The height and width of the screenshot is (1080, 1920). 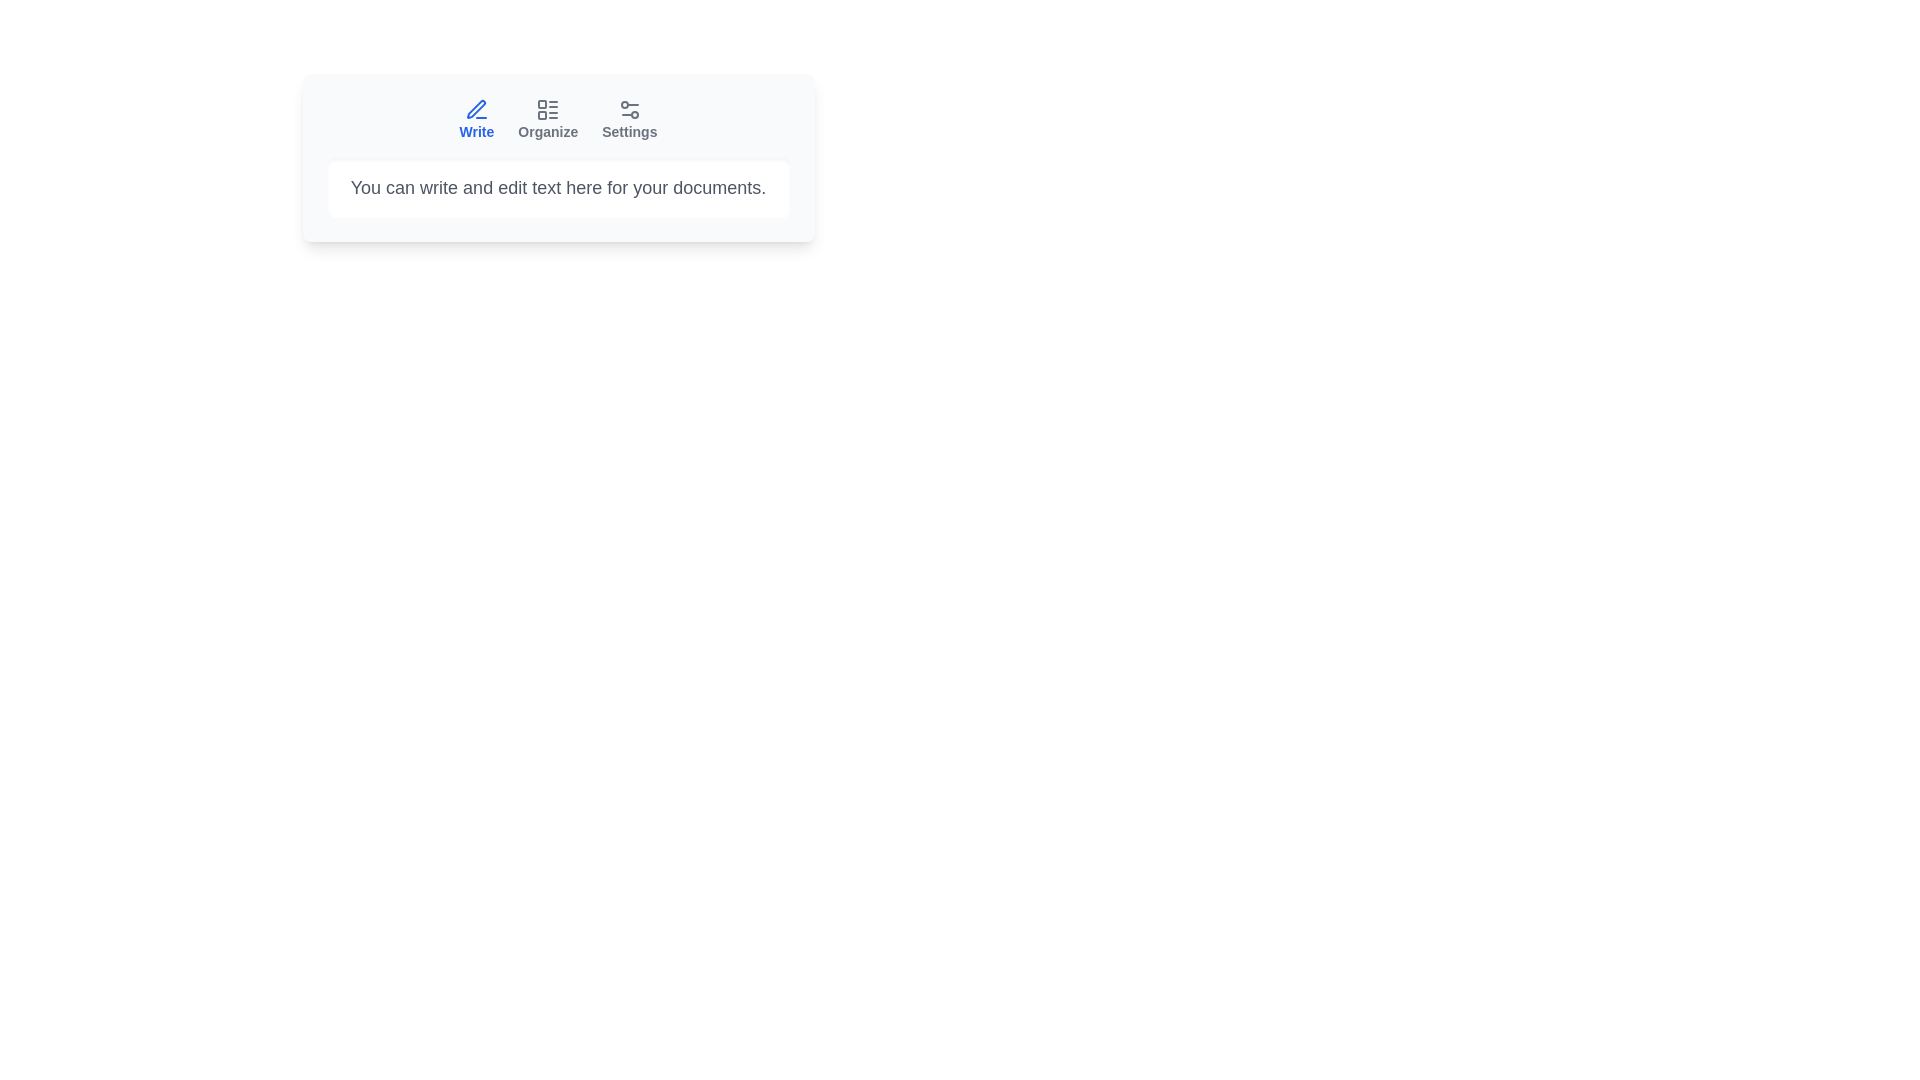 What do you see at coordinates (548, 119) in the screenshot?
I see `the Organize tab by clicking on its button` at bounding box center [548, 119].